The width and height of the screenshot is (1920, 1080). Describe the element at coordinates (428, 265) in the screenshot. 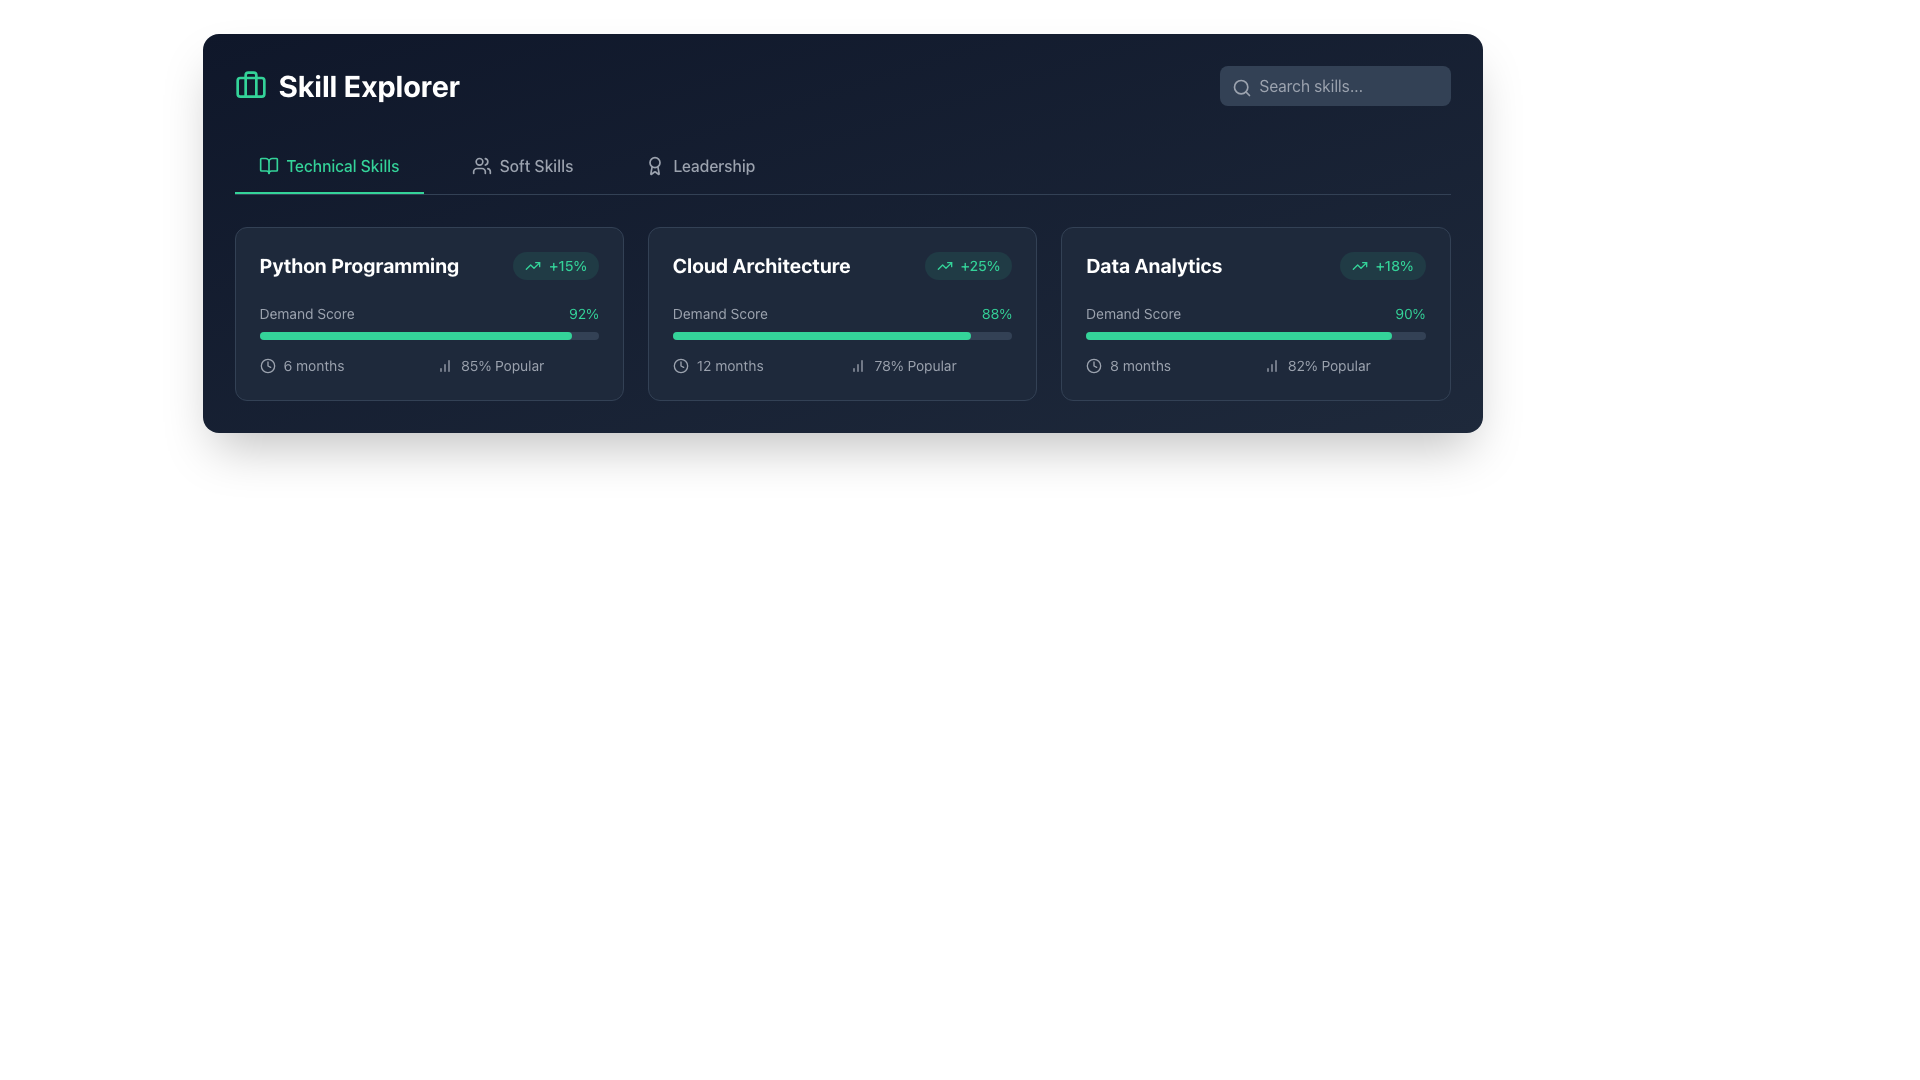

I see `the 'Python Programming' text in the Composite element with a badge indicating a percentage increase, located in the top-left section of the 'Technical Skills' card` at that location.